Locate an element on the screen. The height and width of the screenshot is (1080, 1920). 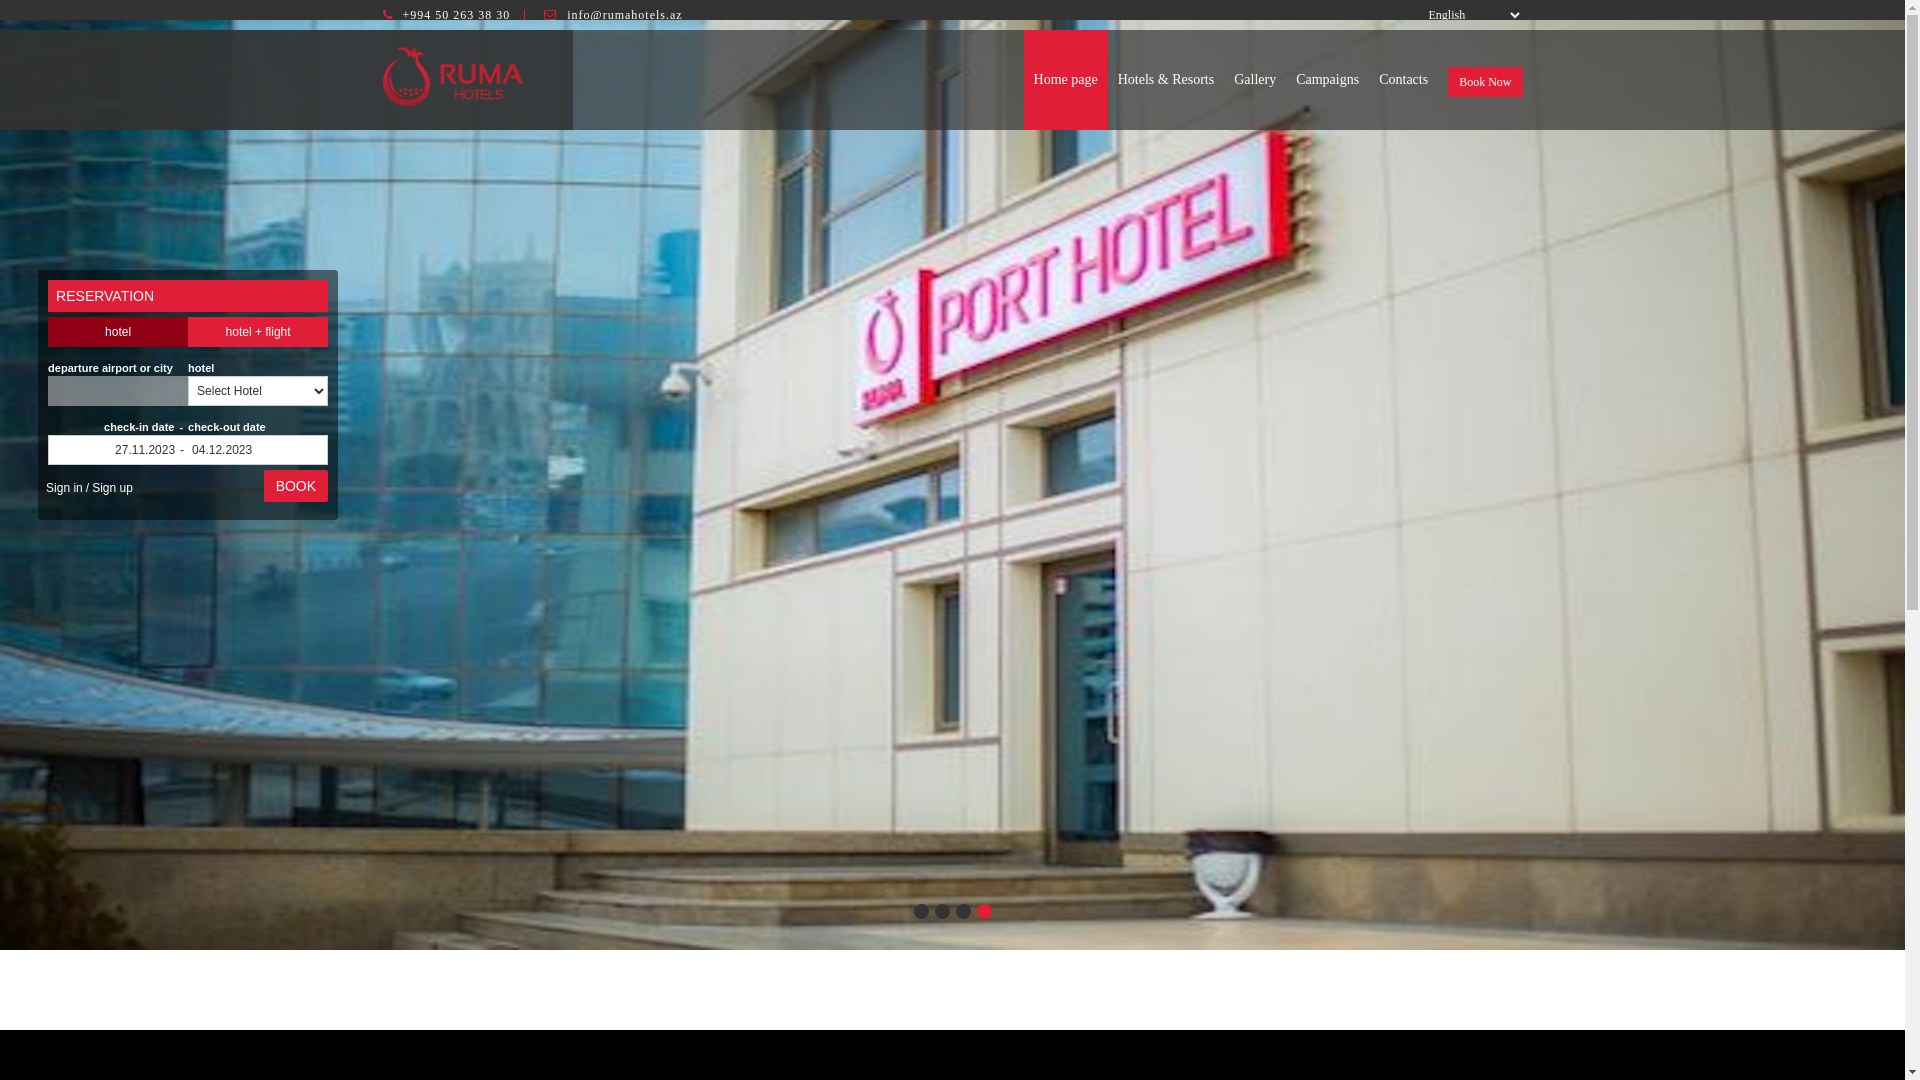
'Book Now' is located at coordinates (1484, 80).